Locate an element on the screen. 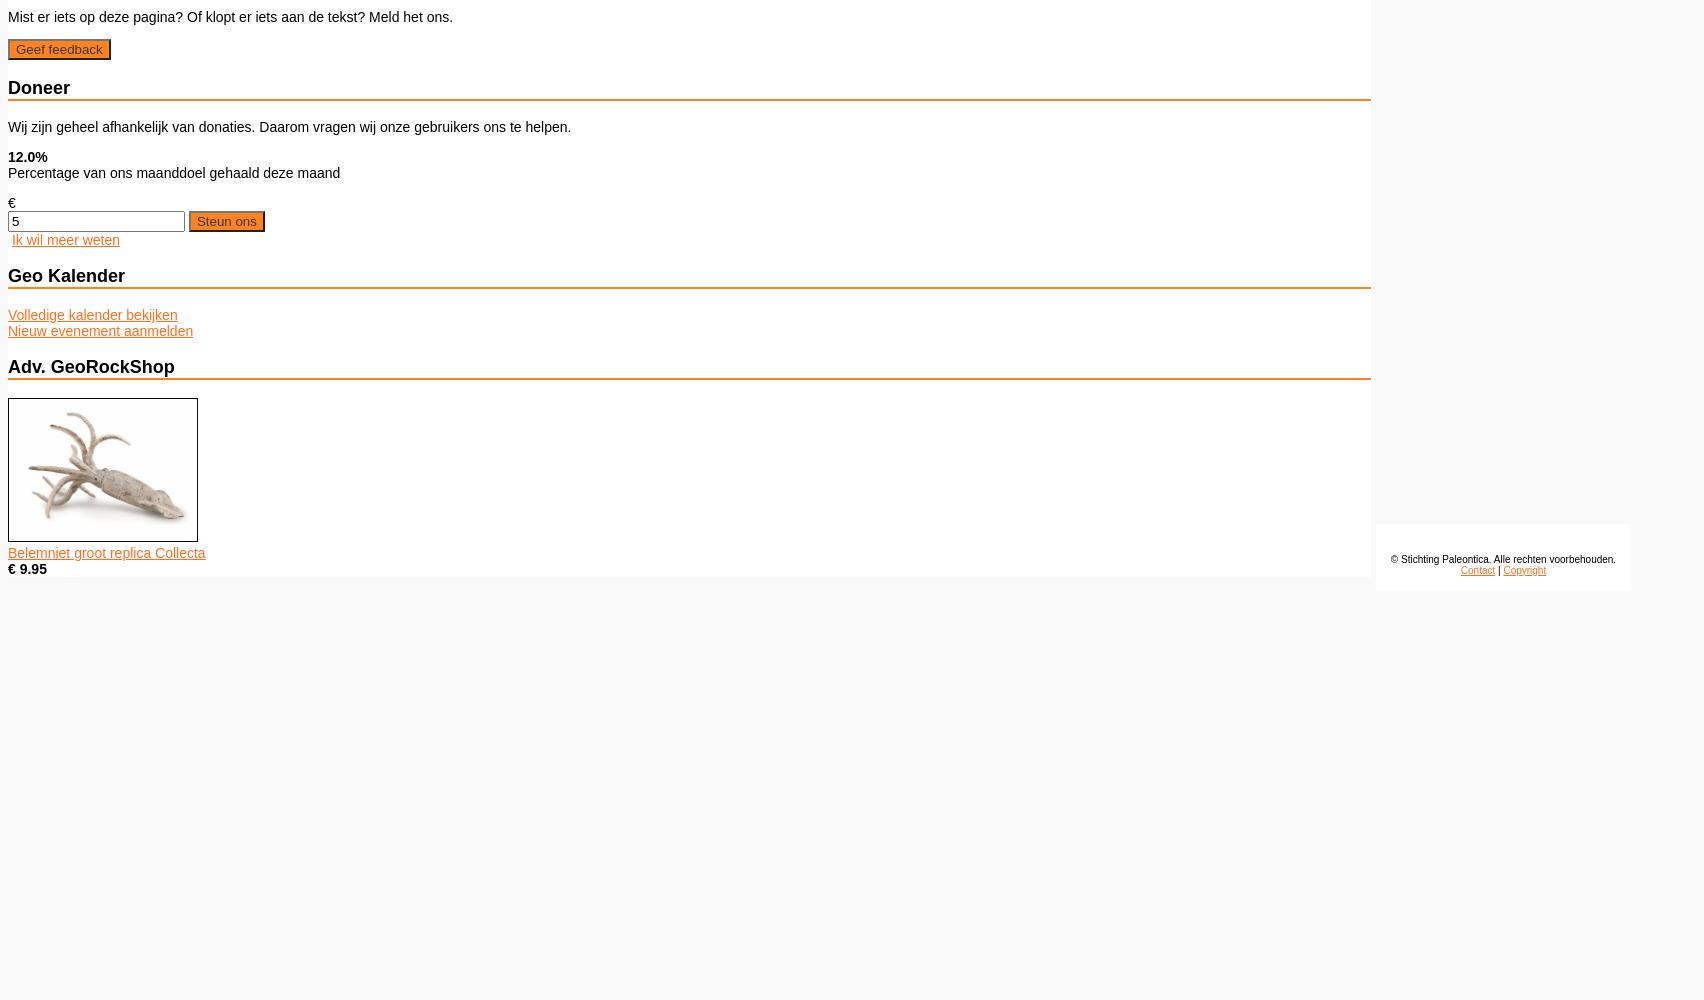 The height and width of the screenshot is (1000, 1704). 'Mist er iets op deze pagina? Of klopt er iets aan de tekst? Meld het ons.' is located at coordinates (229, 16).